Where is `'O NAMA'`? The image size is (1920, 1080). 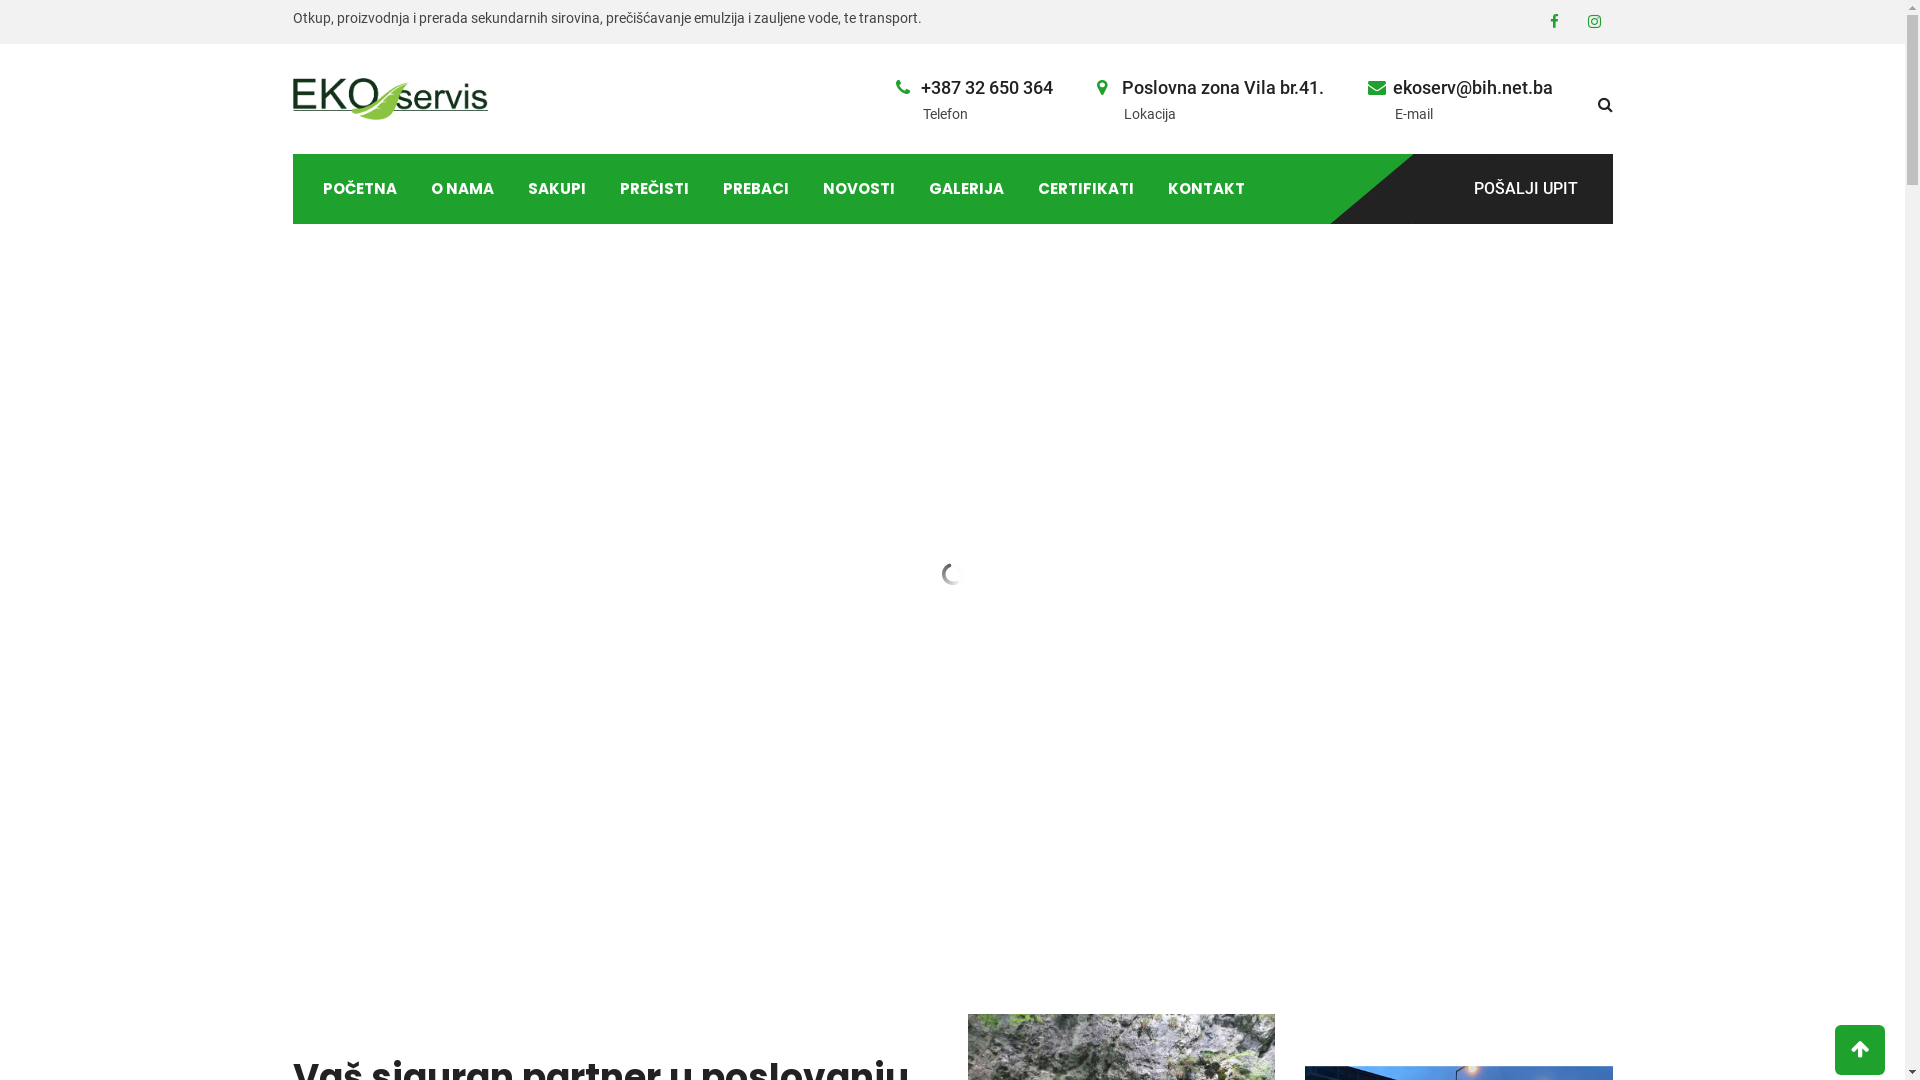 'O NAMA' is located at coordinates (461, 189).